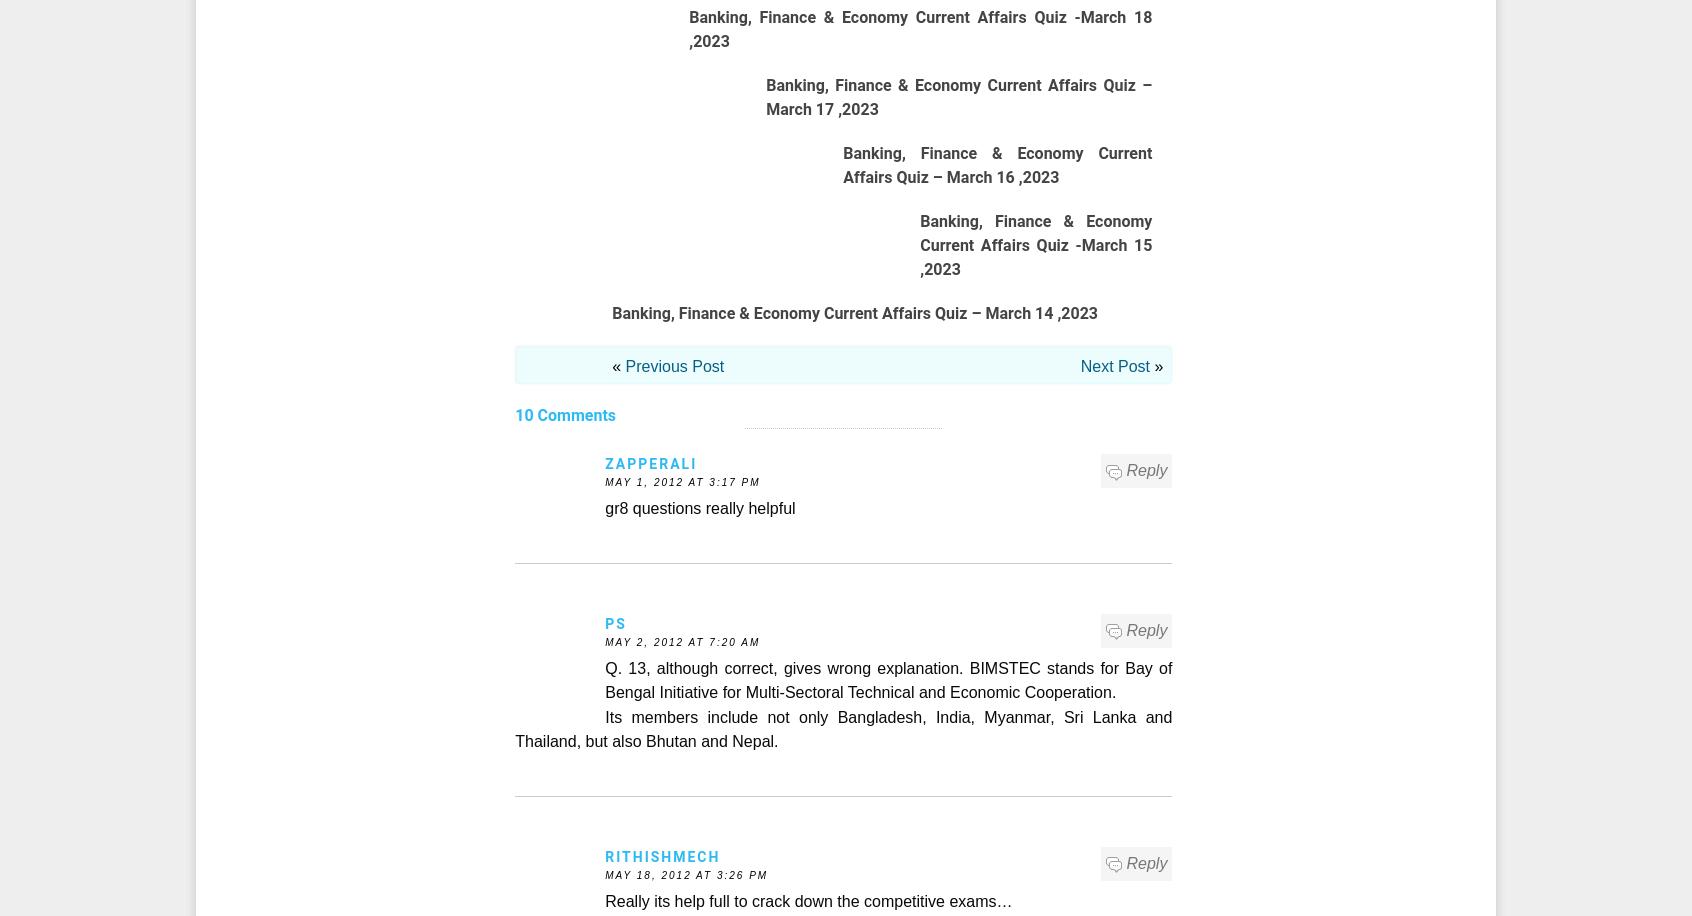 This screenshot has height=916, width=1692. What do you see at coordinates (920, 29) in the screenshot?
I see `'Banking, Finance & Economy Current Affairs Quiz -March 18 ,2023'` at bounding box center [920, 29].